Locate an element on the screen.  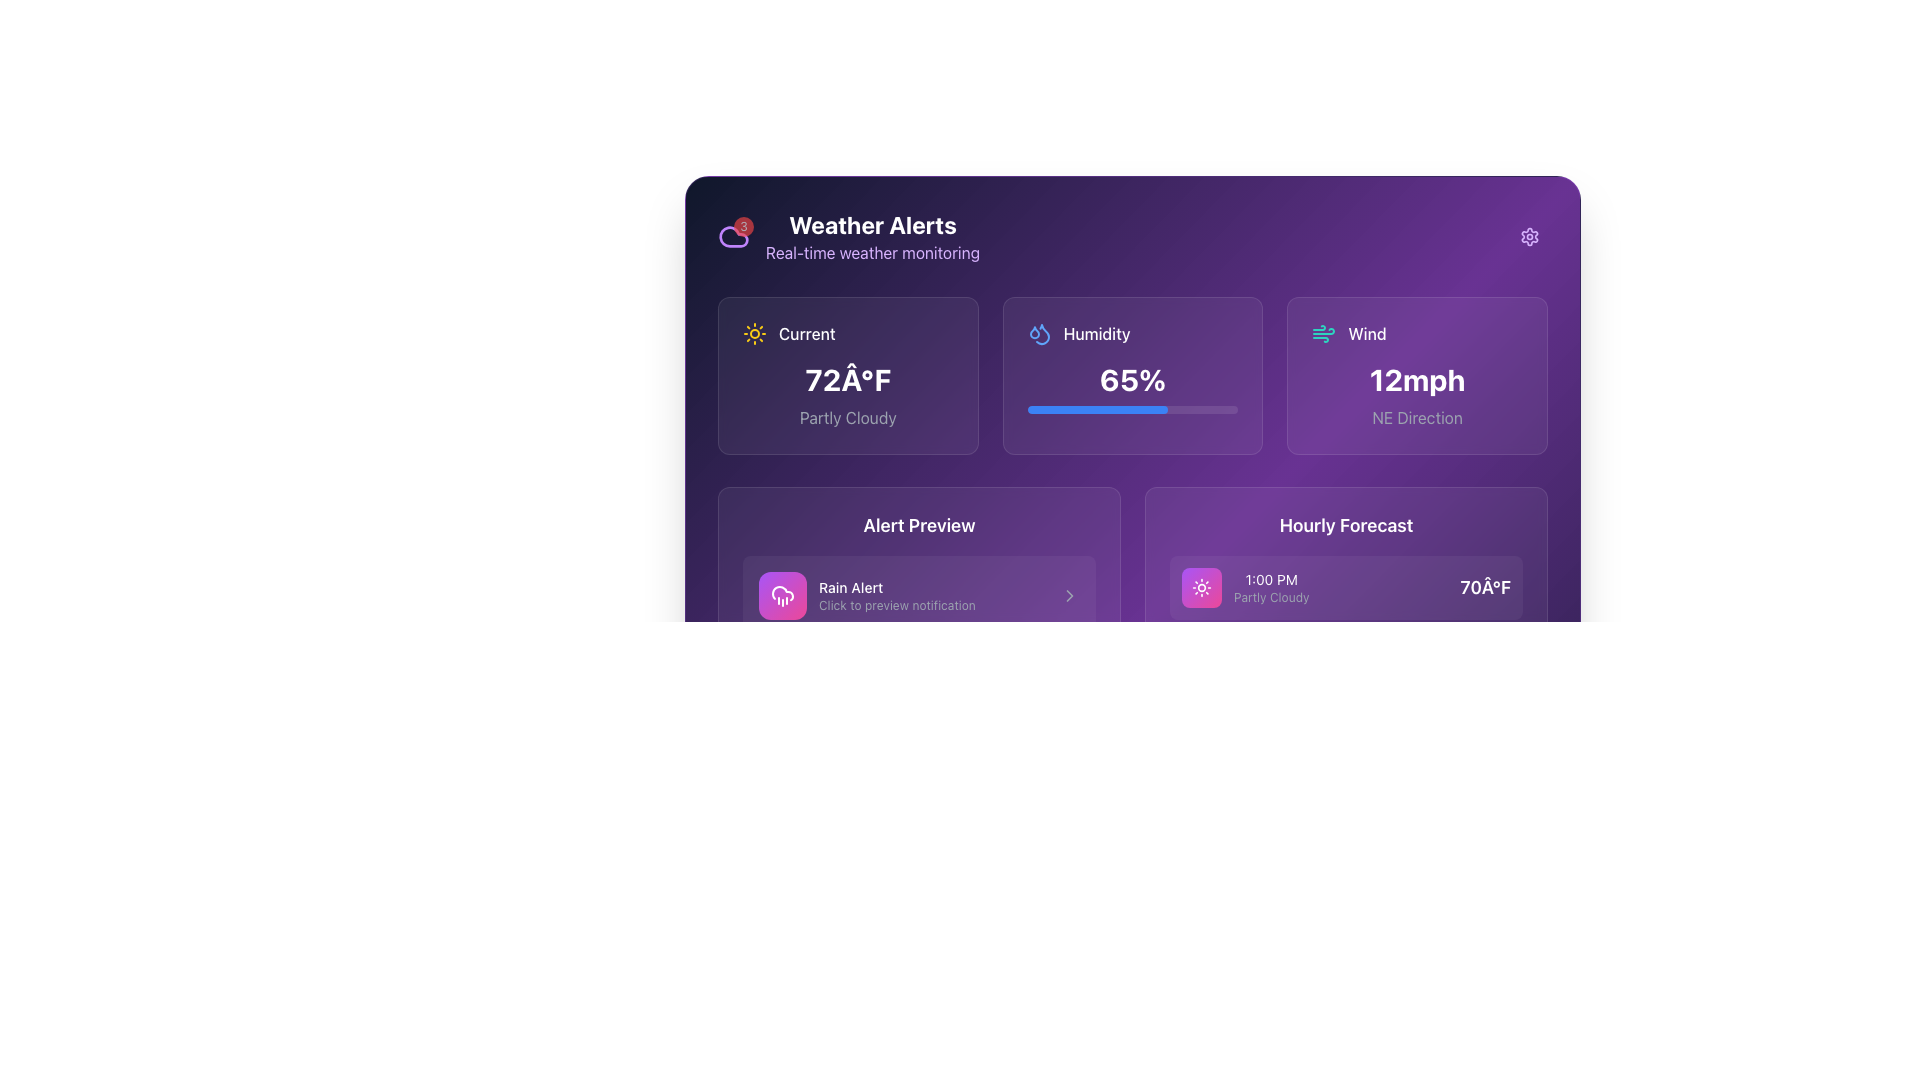
the static text indicating the time associated with the weather forecast, located under the 'Hourly Forecast' section, to the left of 'Partly Cloudy' is located at coordinates (1270, 579).